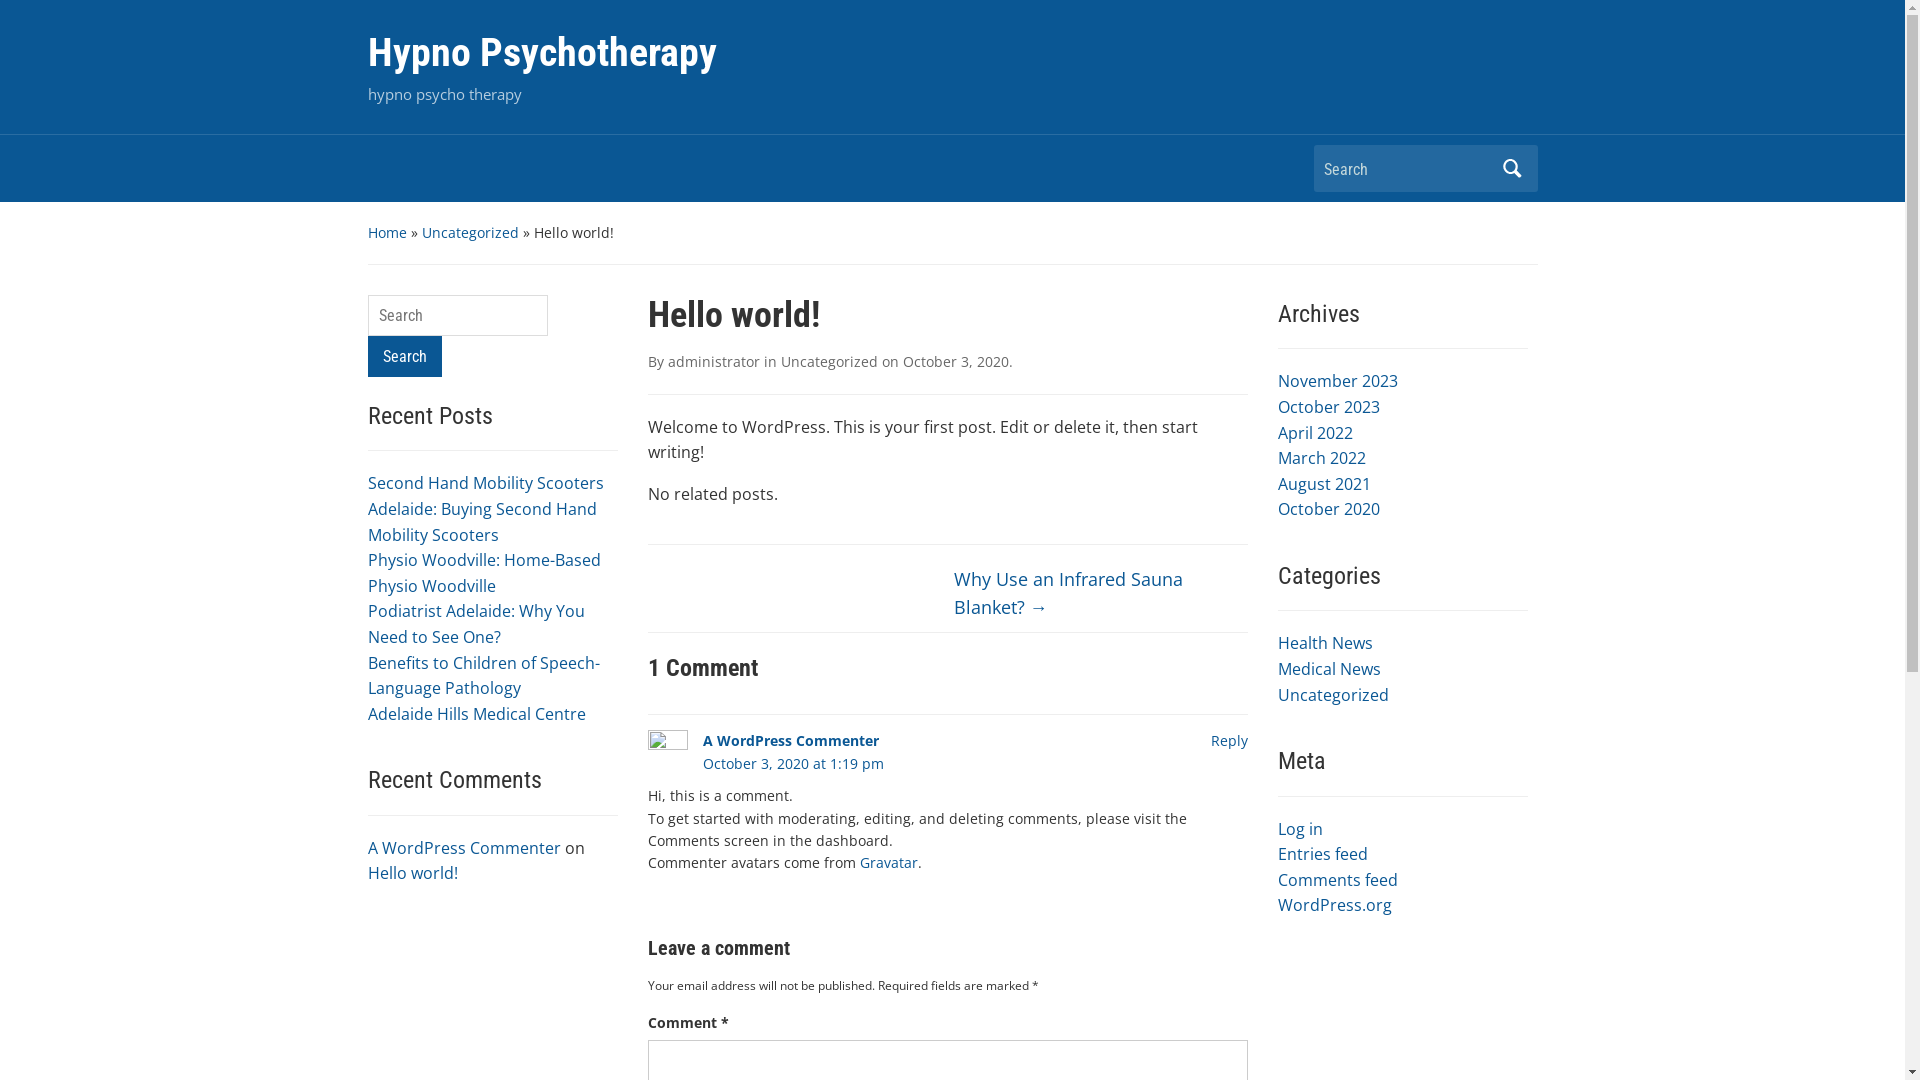  I want to click on 'WordPress.org', so click(1334, 905).